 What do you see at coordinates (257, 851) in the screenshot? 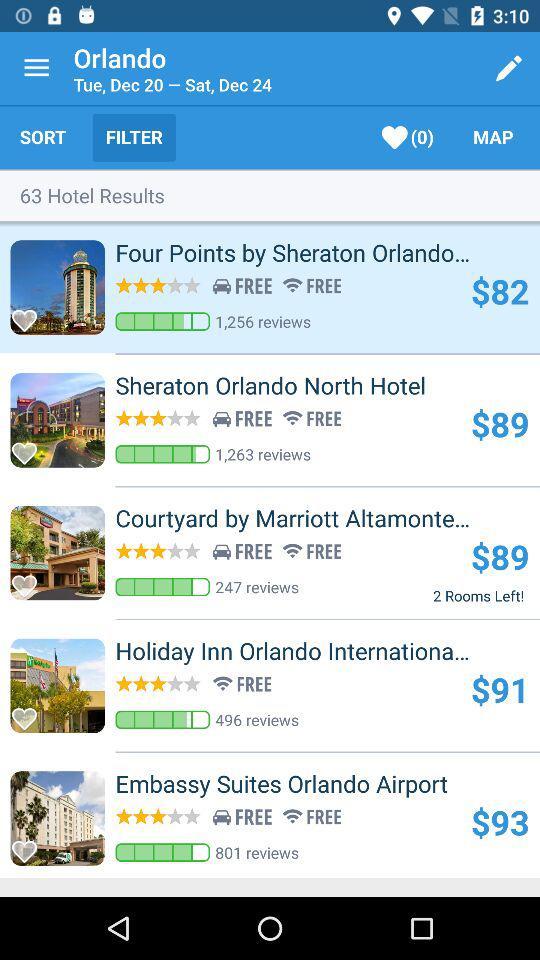
I see `the 801 reviews icon` at bounding box center [257, 851].